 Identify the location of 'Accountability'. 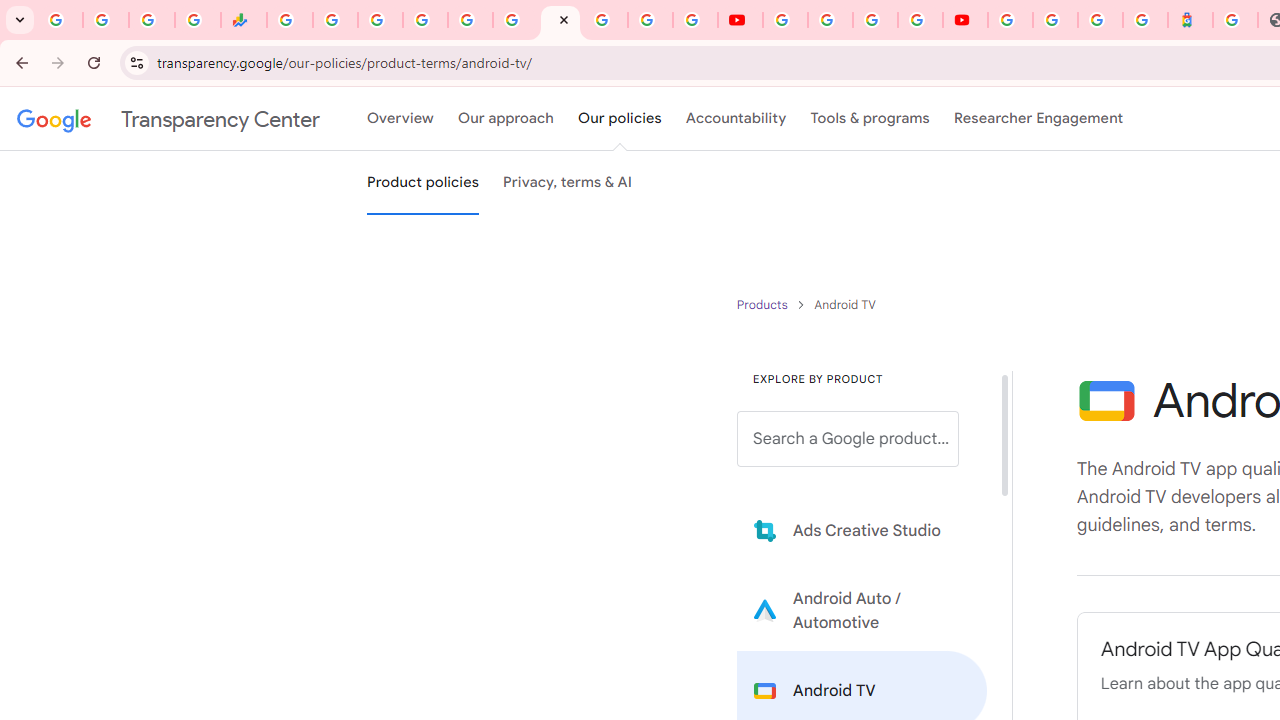
(735, 119).